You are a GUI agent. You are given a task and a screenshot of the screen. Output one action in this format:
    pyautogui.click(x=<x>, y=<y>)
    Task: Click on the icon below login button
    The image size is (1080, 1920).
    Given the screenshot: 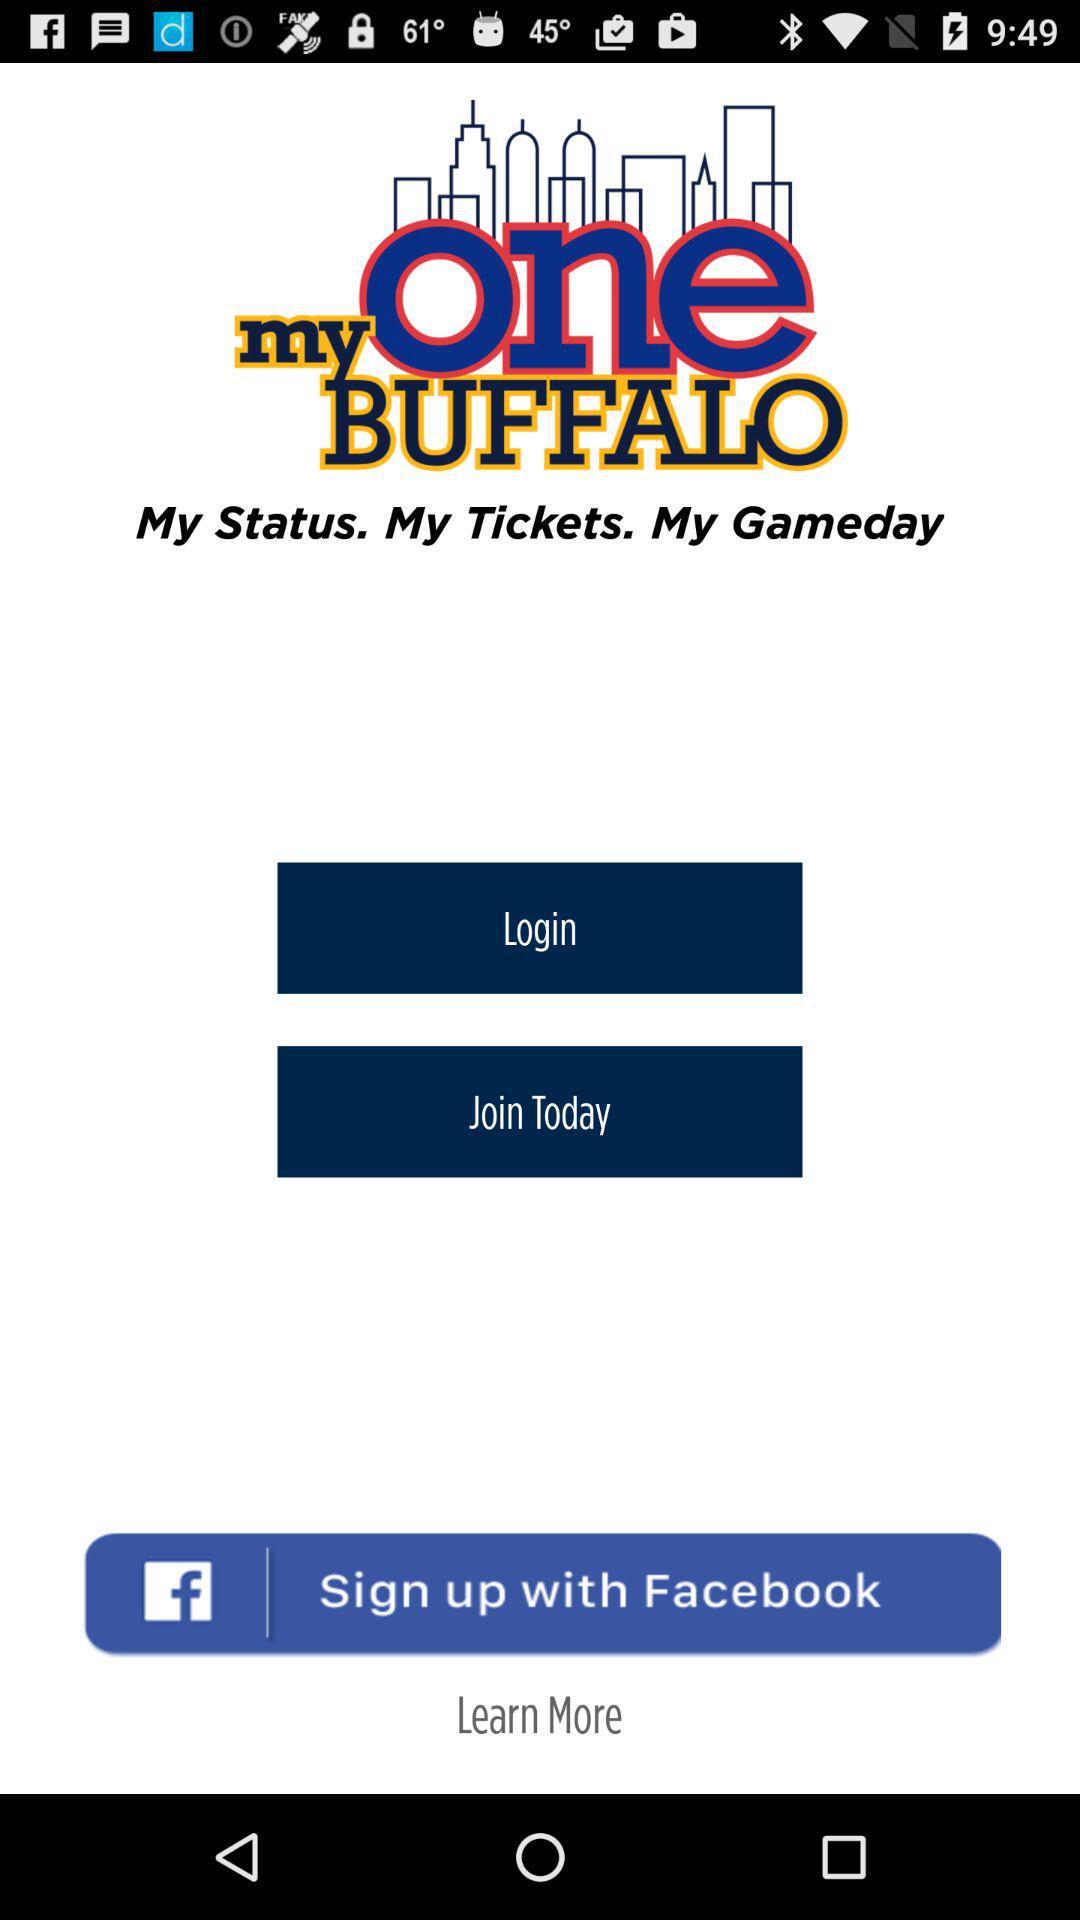 What is the action you would take?
    pyautogui.click(x=540, y=1110)
    